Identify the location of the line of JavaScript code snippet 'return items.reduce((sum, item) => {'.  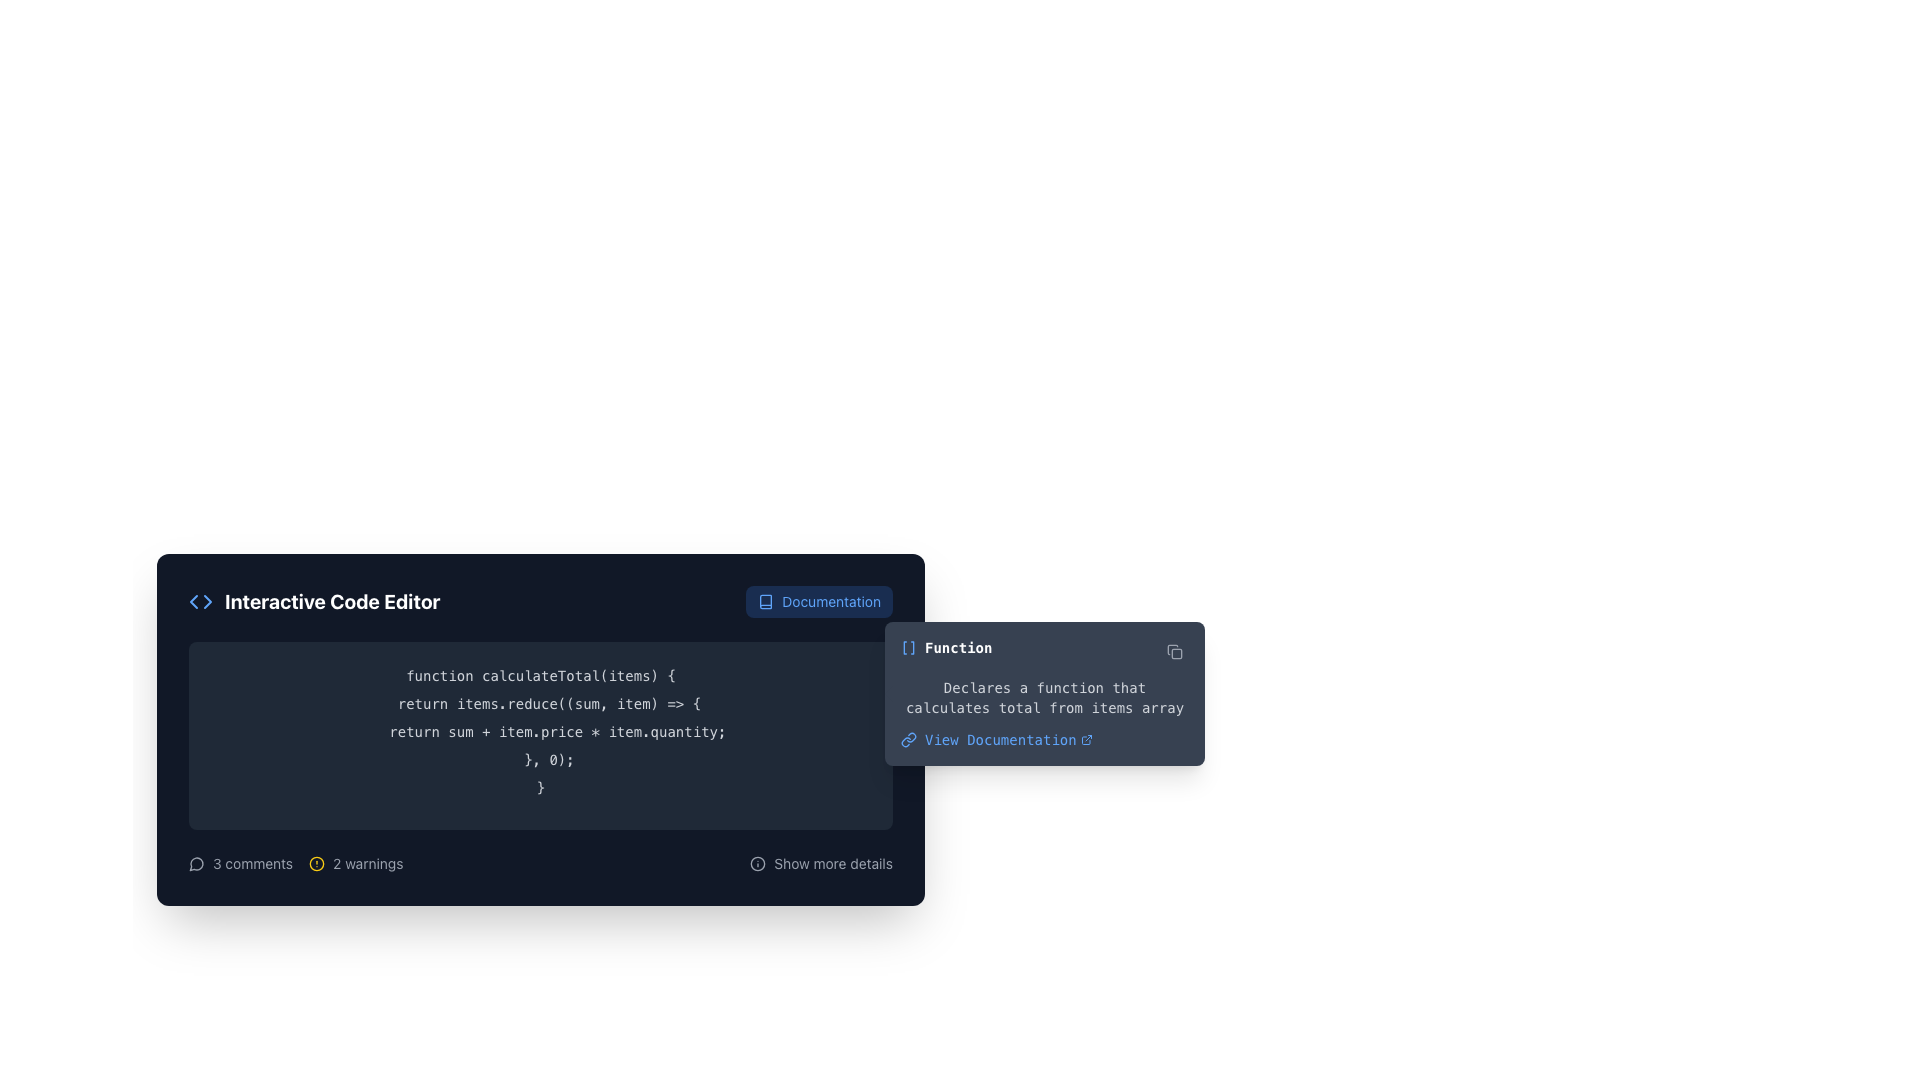
(541, 703).